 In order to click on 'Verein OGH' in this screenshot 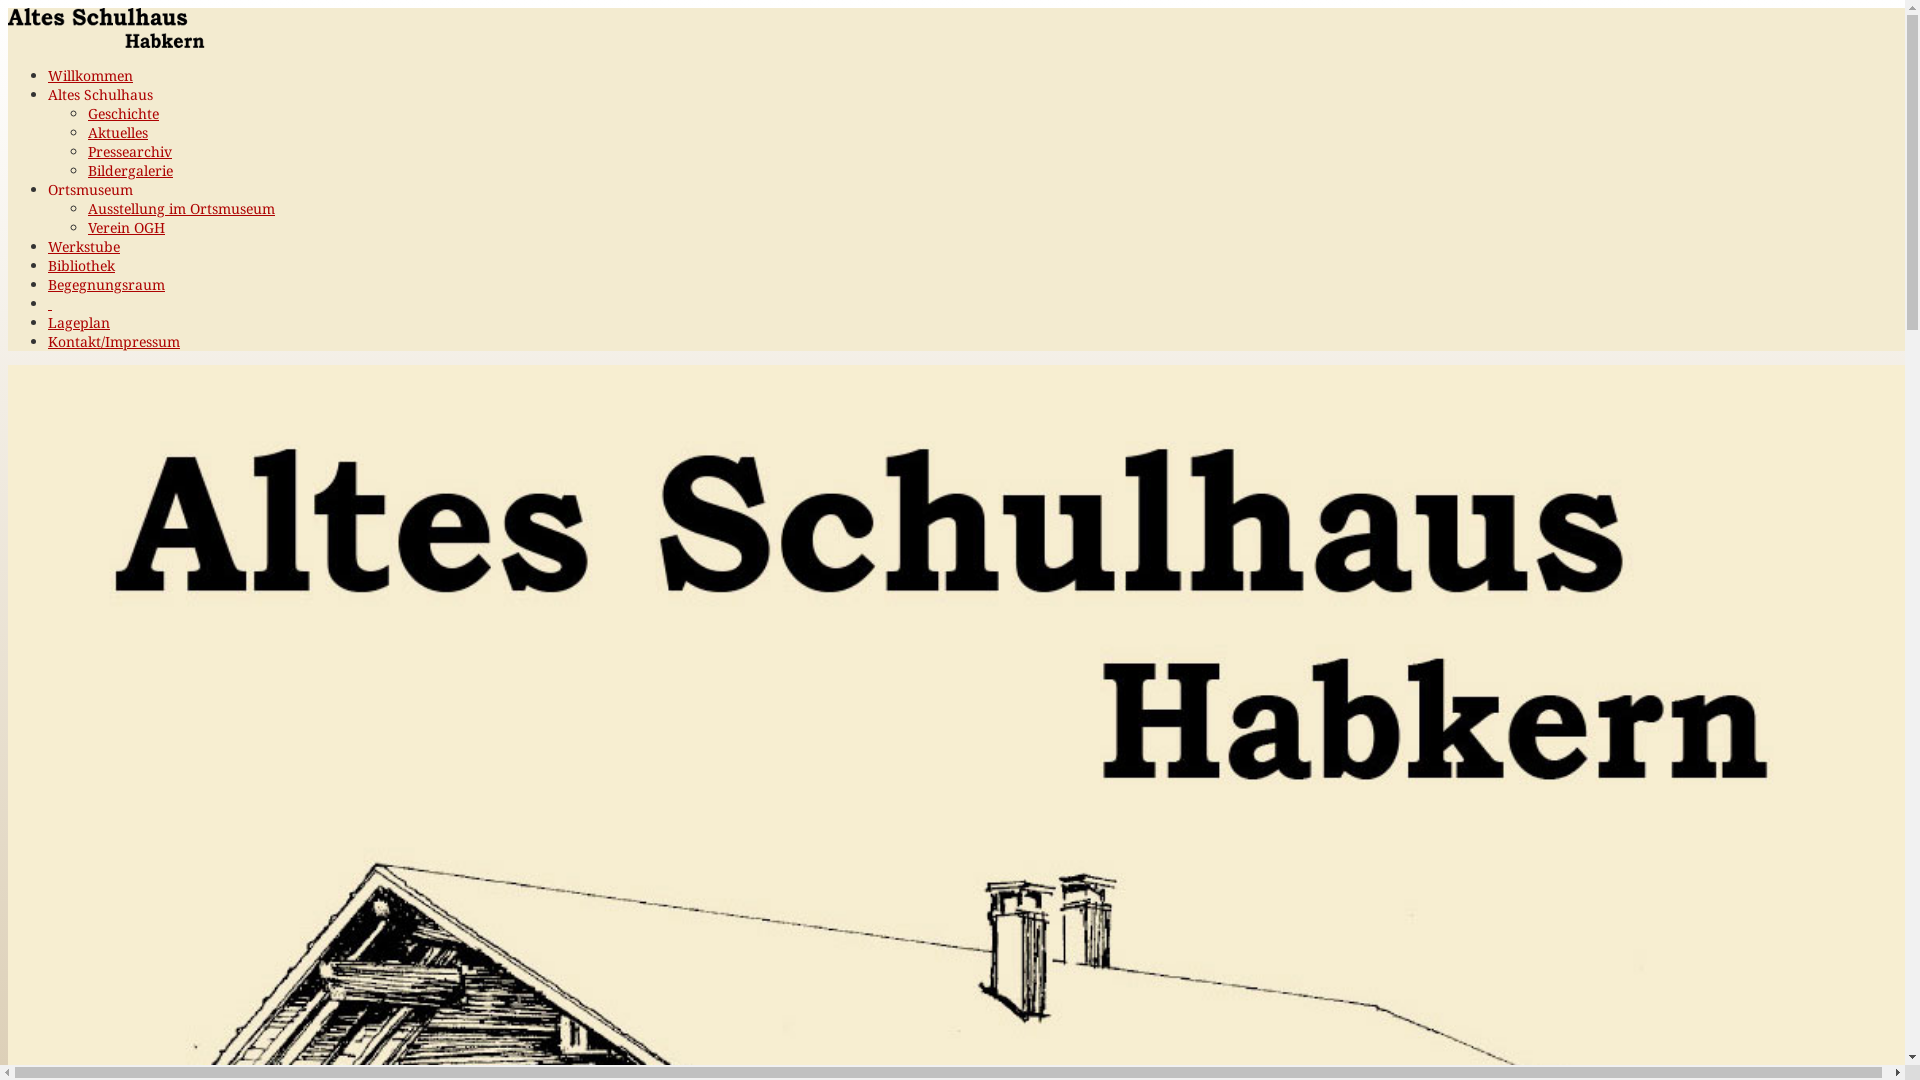, I will do `click(125, 226)`.